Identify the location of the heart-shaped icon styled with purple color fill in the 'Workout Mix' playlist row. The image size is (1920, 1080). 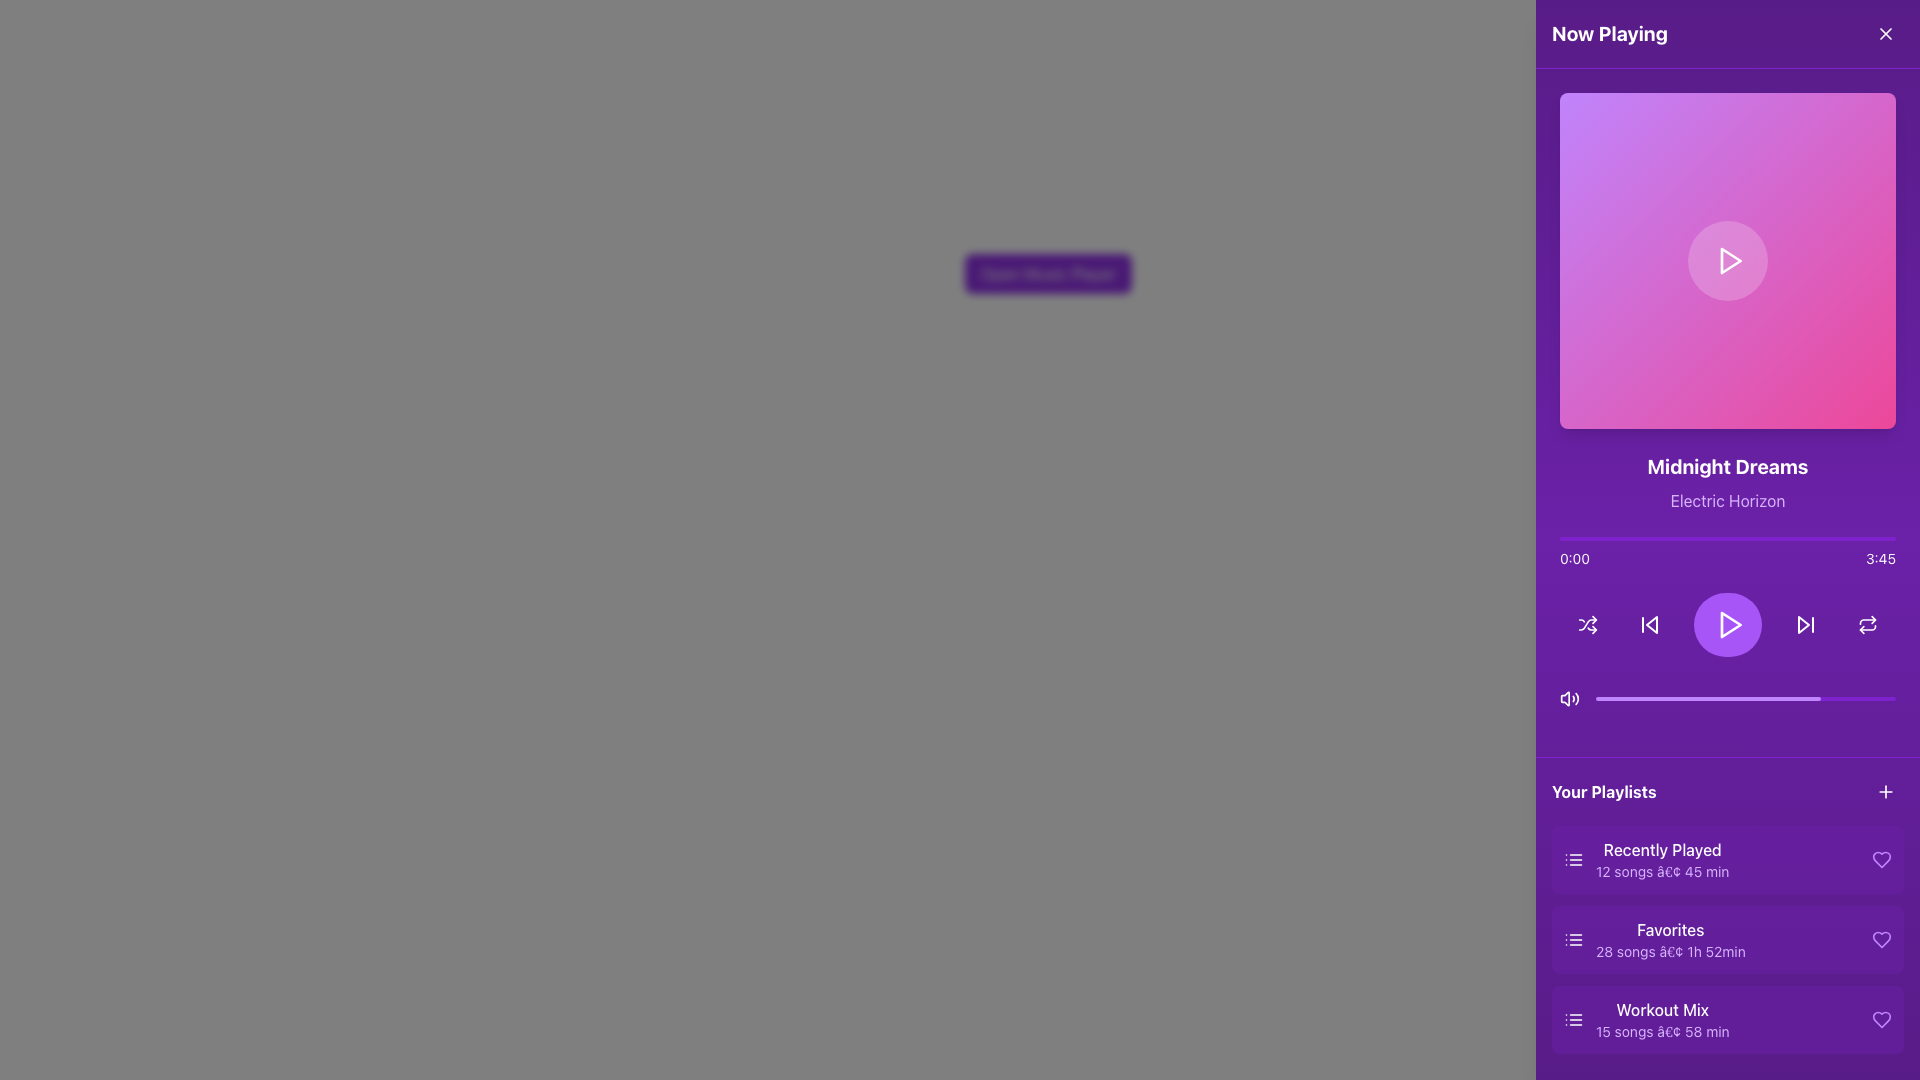
(1880, 1019).